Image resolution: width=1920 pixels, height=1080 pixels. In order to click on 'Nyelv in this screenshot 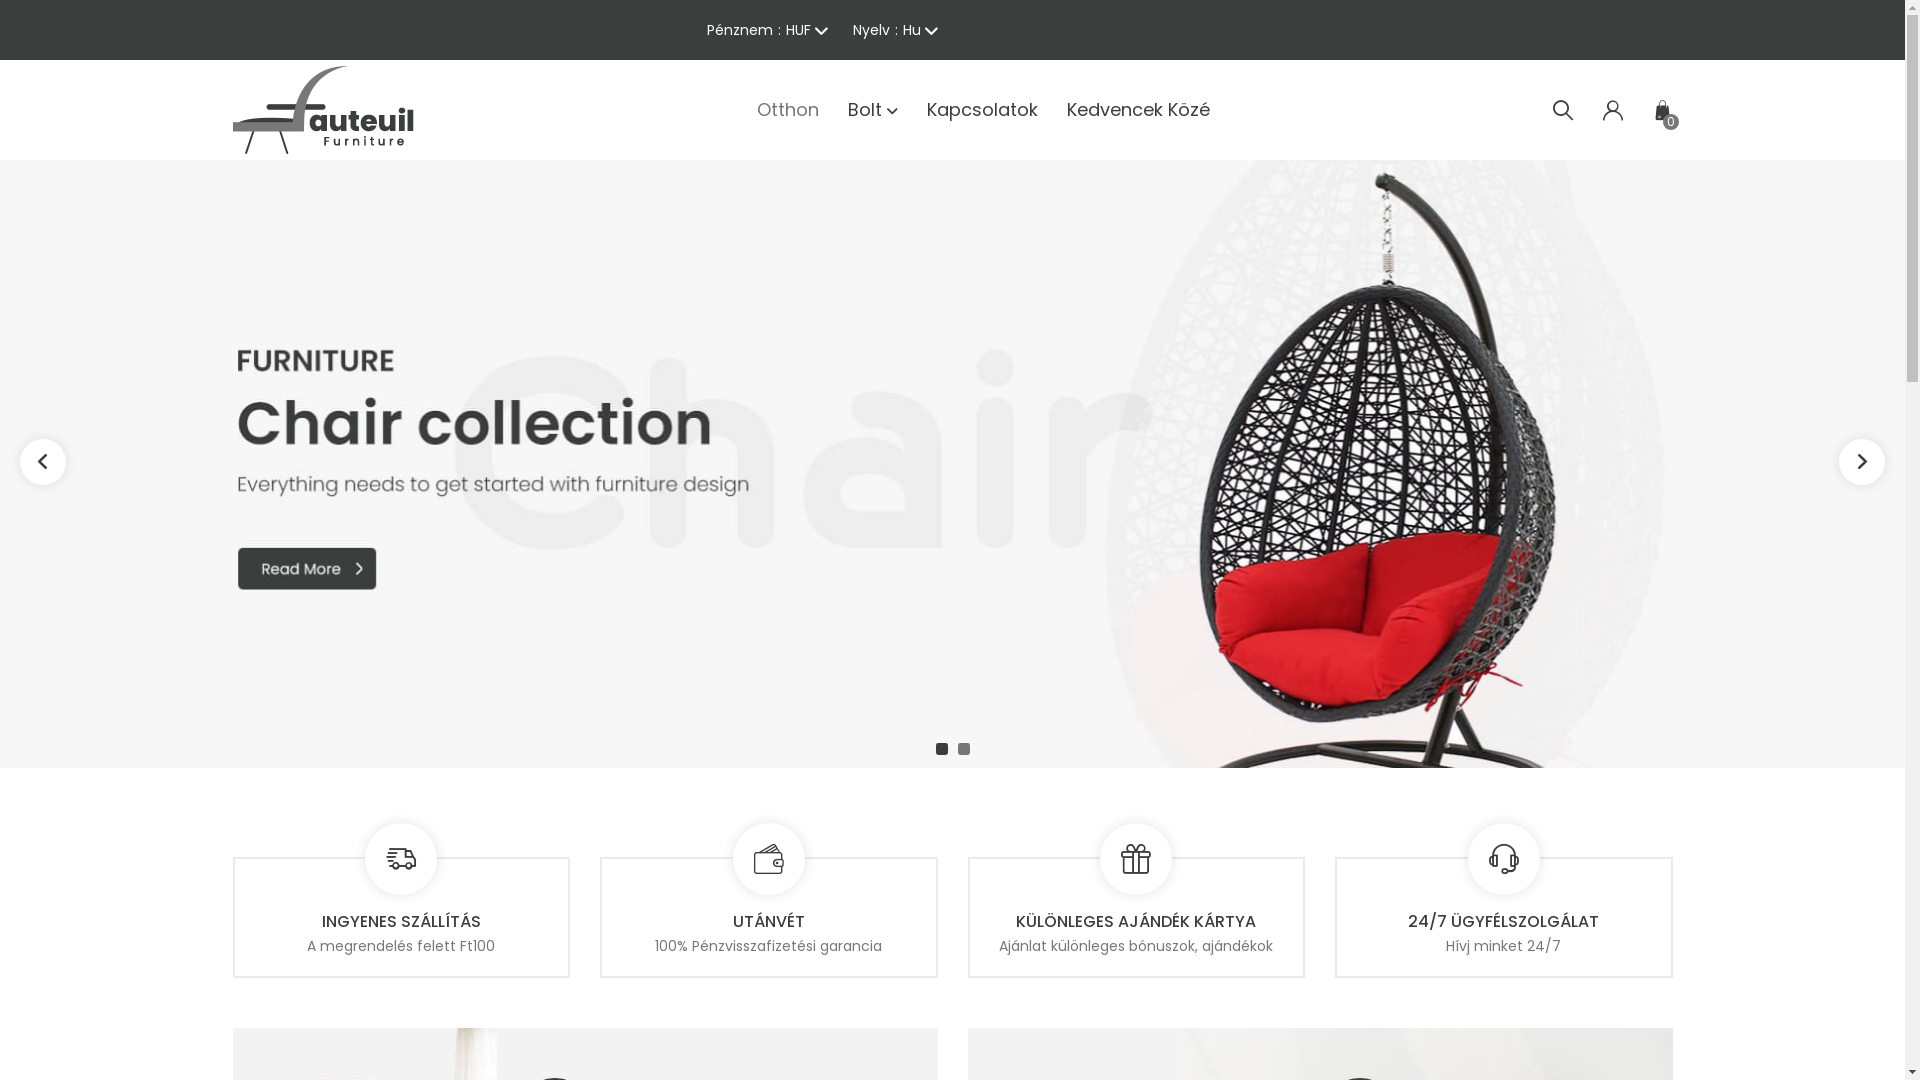, I will do `click(851, 30)`.